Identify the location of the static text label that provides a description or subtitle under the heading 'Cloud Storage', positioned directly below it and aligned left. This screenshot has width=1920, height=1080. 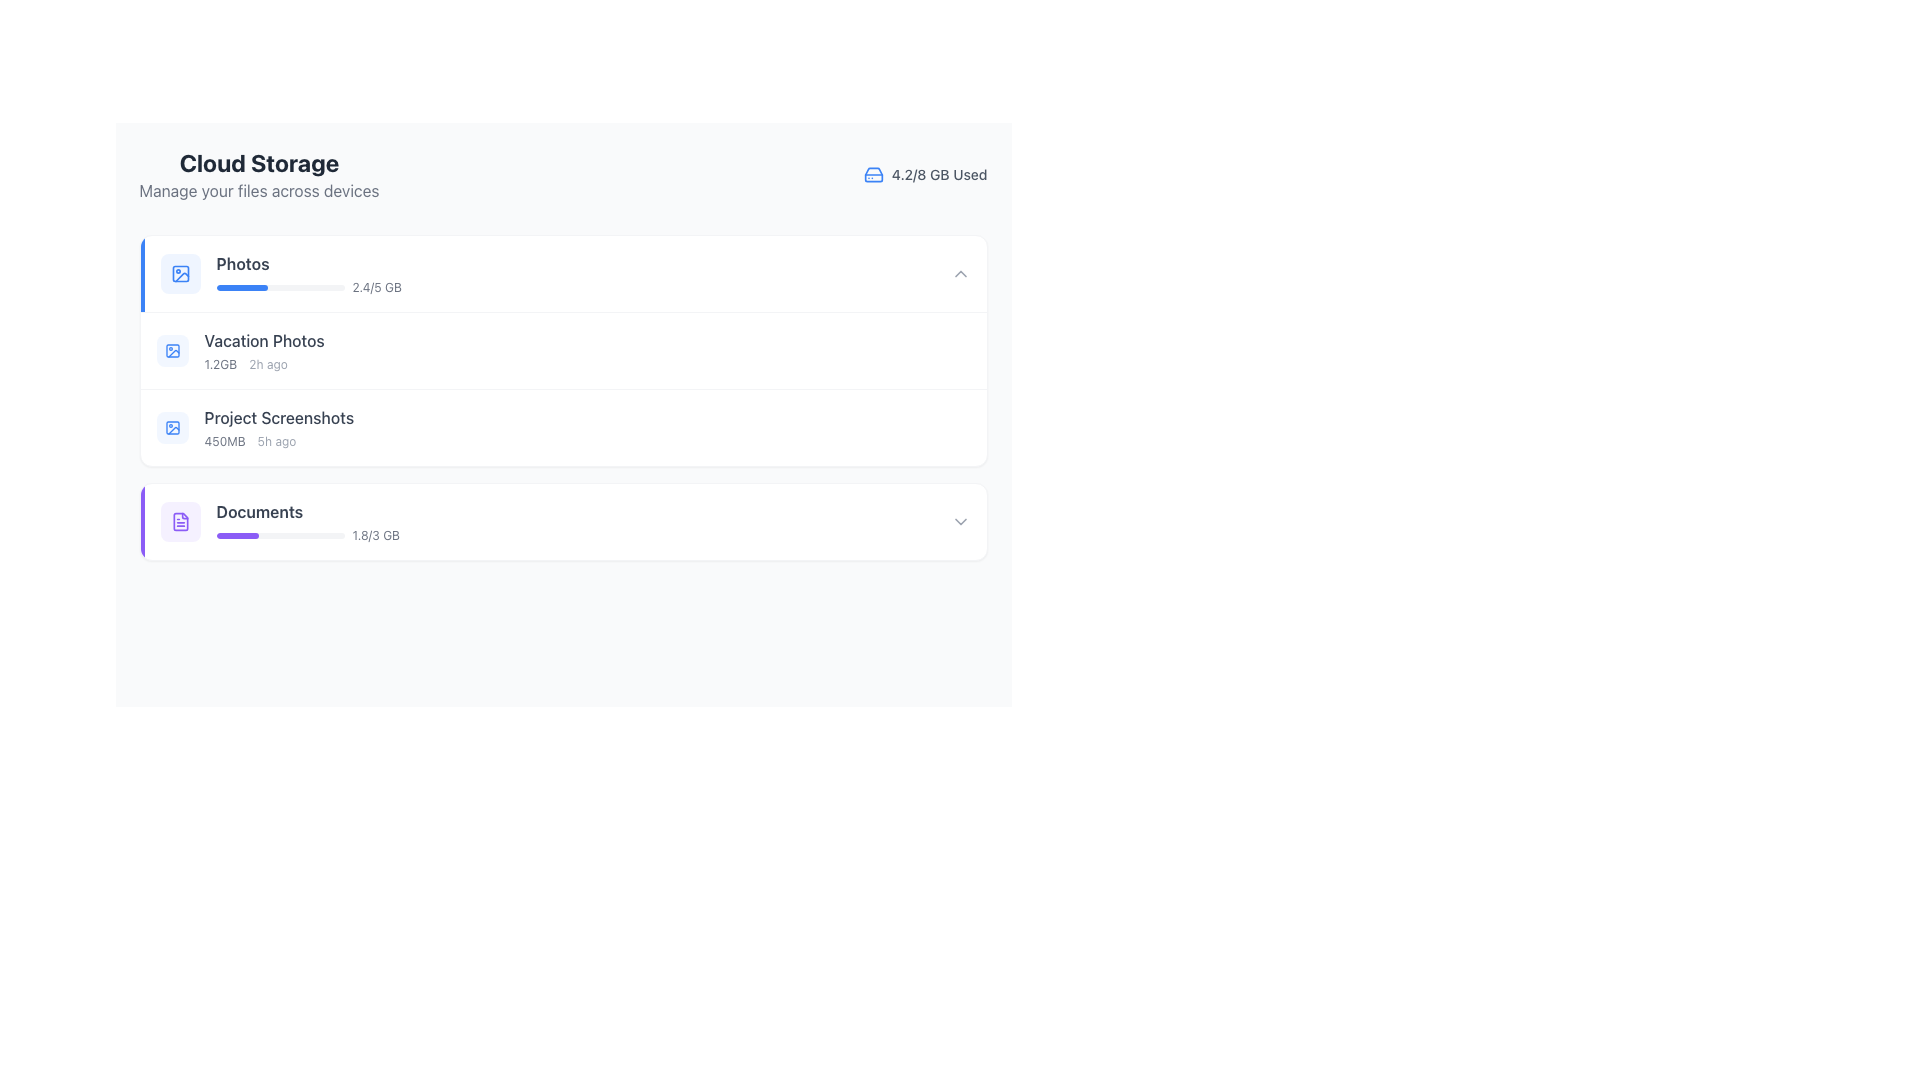
(258, 191).